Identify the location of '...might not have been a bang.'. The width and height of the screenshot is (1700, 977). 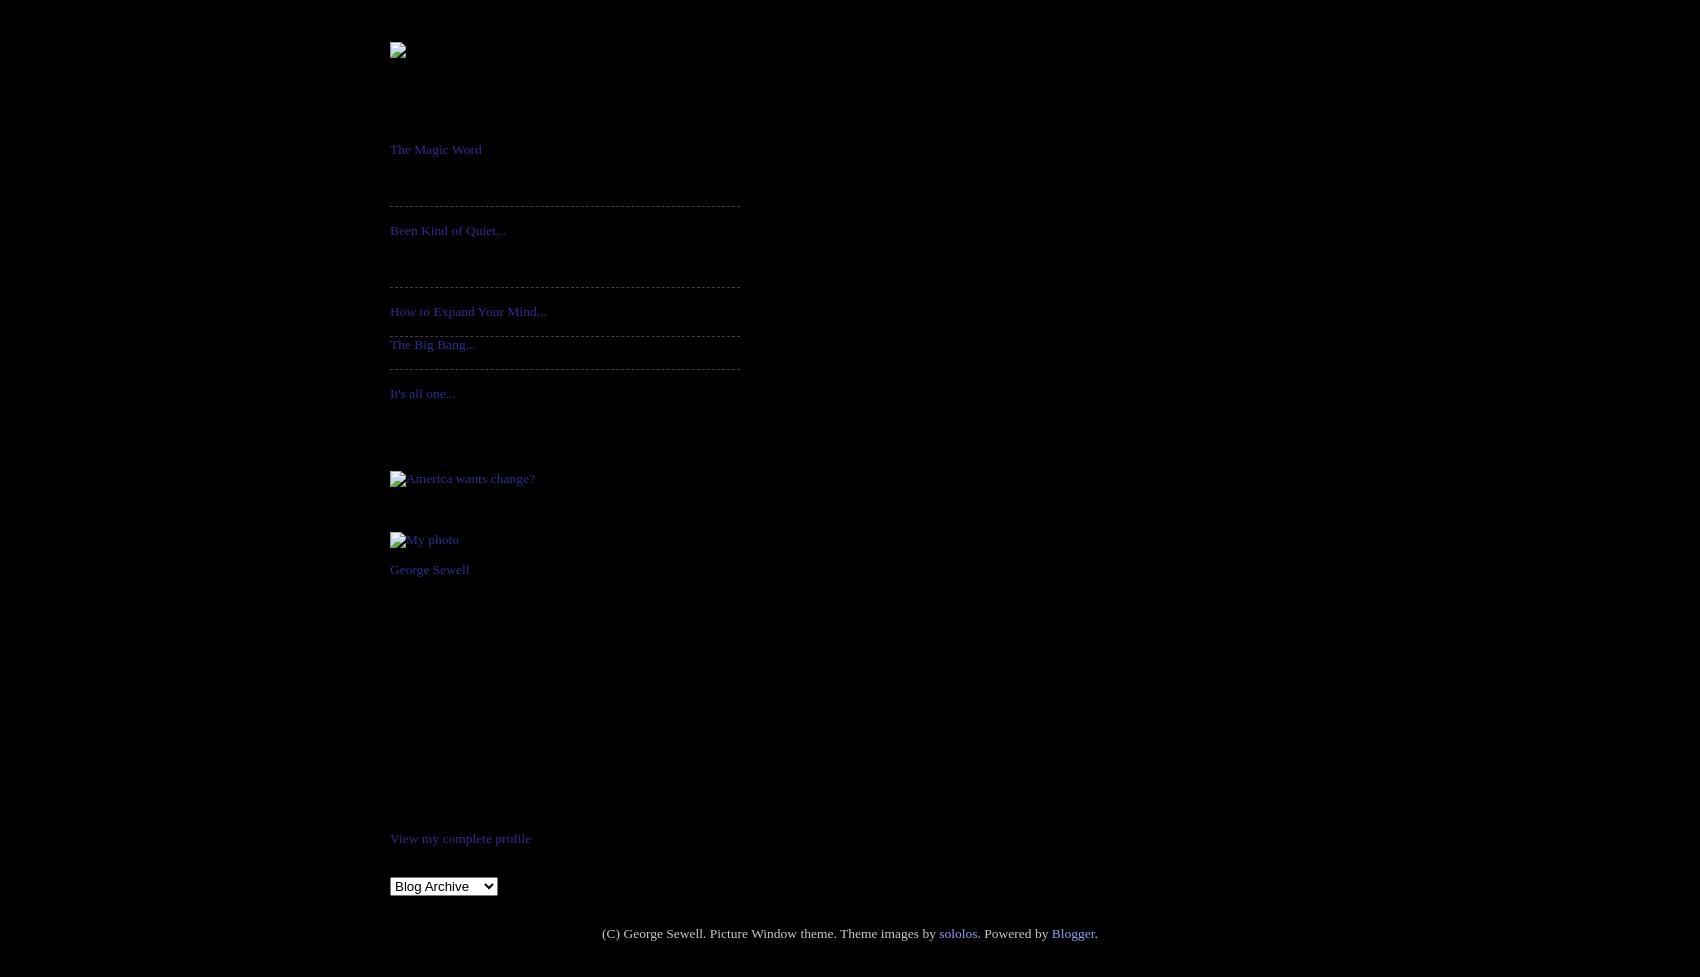
(472, 360).